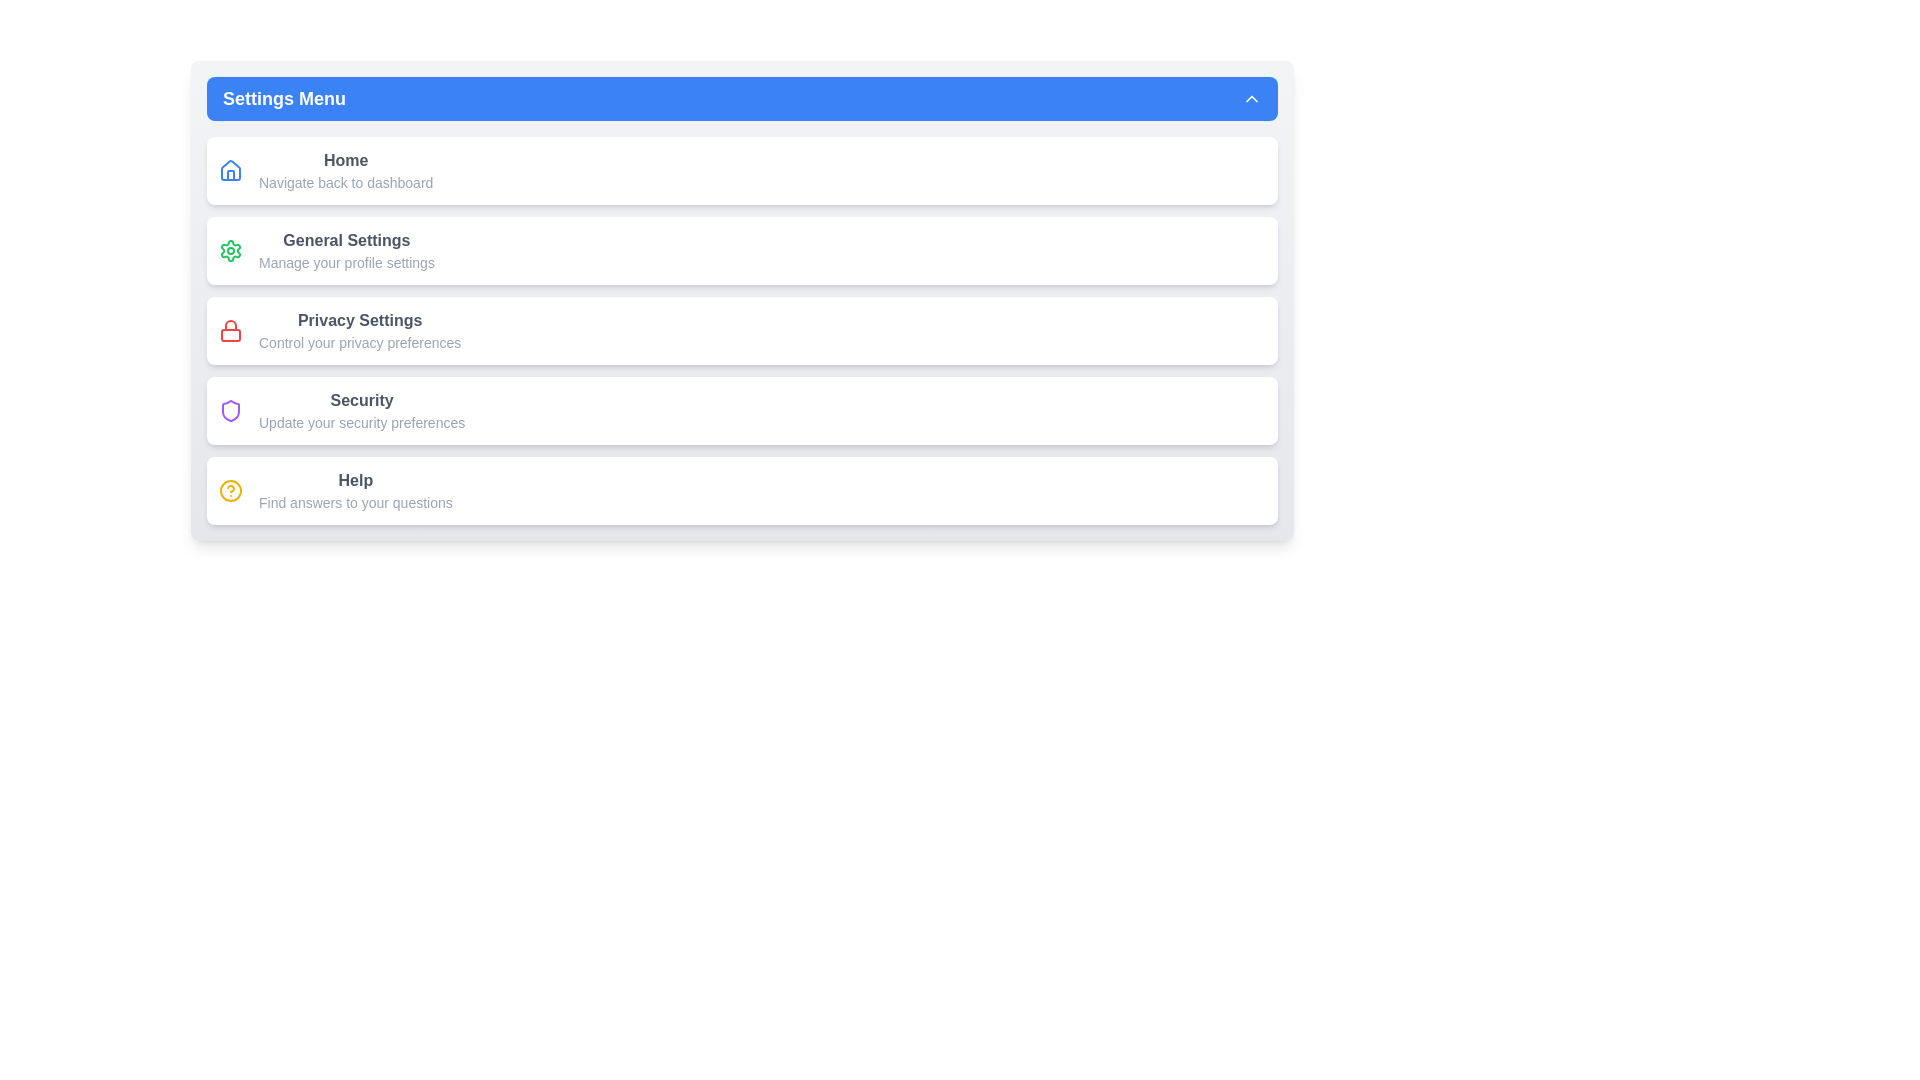 The width and height of the screenshot is (1920, 1080). Describe the element at coordinates (355, 490) in the screenshot. I see `the 'Help' text block located in the 'Settings Menu' section, which is the fifth item and is styled with bold dark gray font` at that location.